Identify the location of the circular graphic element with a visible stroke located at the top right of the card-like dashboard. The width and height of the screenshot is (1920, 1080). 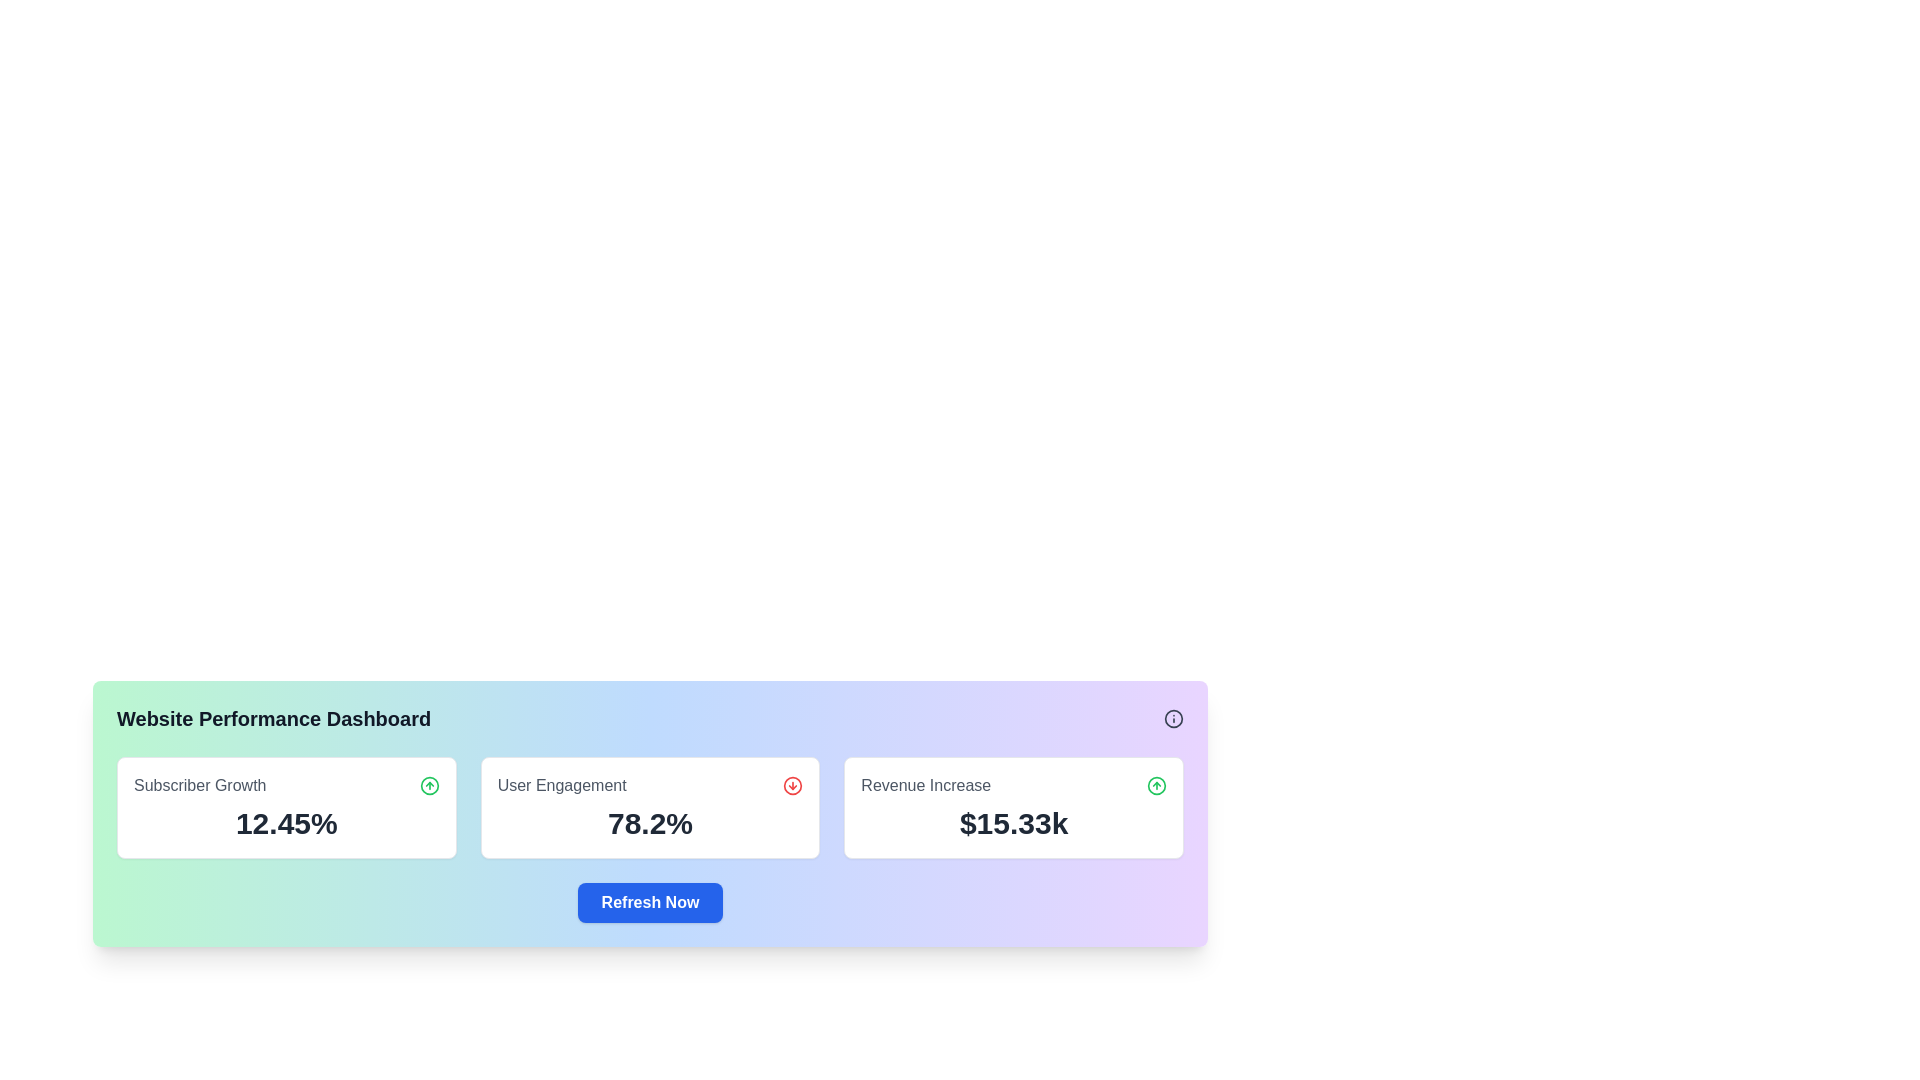
(1174, 717).